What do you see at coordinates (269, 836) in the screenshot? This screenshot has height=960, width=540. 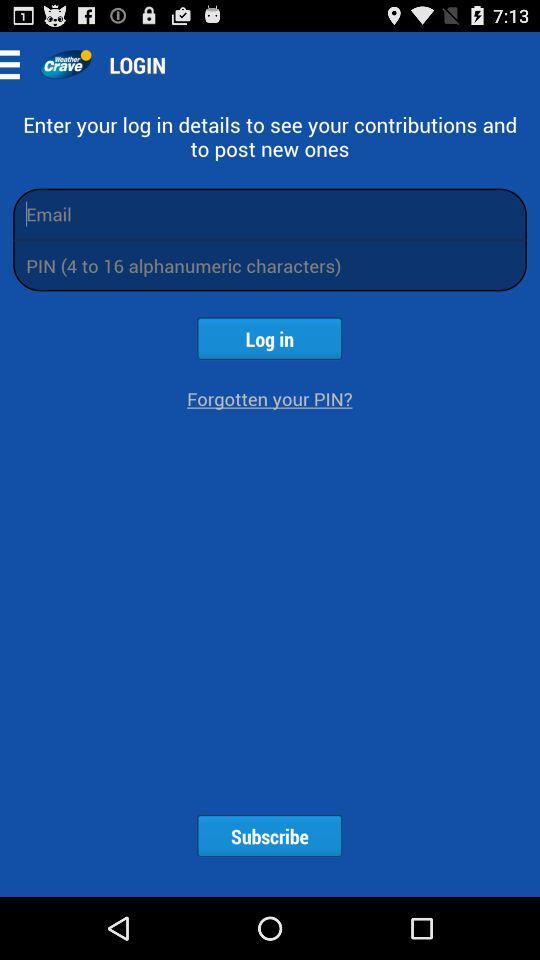 I see `the item at the bottom` at bounding box center [269, 836].